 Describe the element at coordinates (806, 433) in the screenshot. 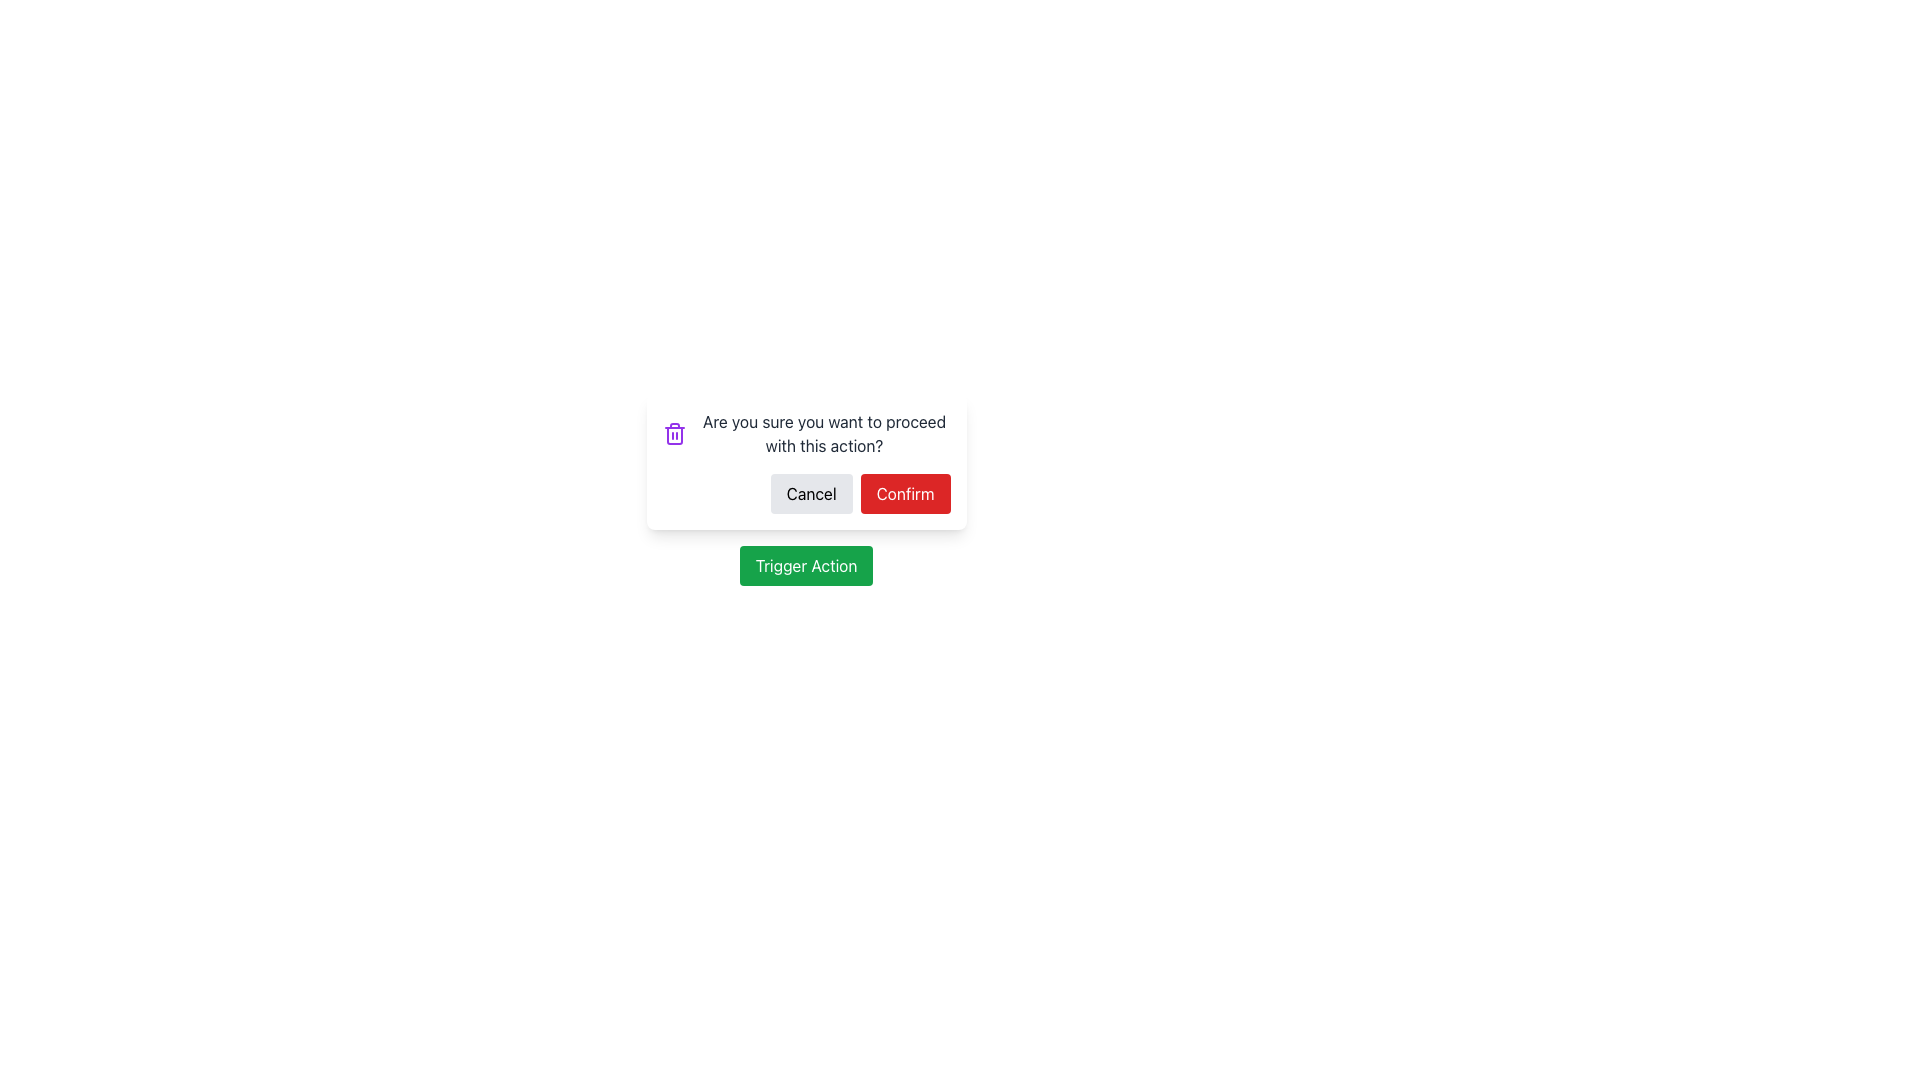

I see `the text element displaying the message 'Are you sure you want to proceed with this action?' accompanied by a trash can icon, located in the modal above the 'Cancel' and 'Confirm' buttons` at that location.